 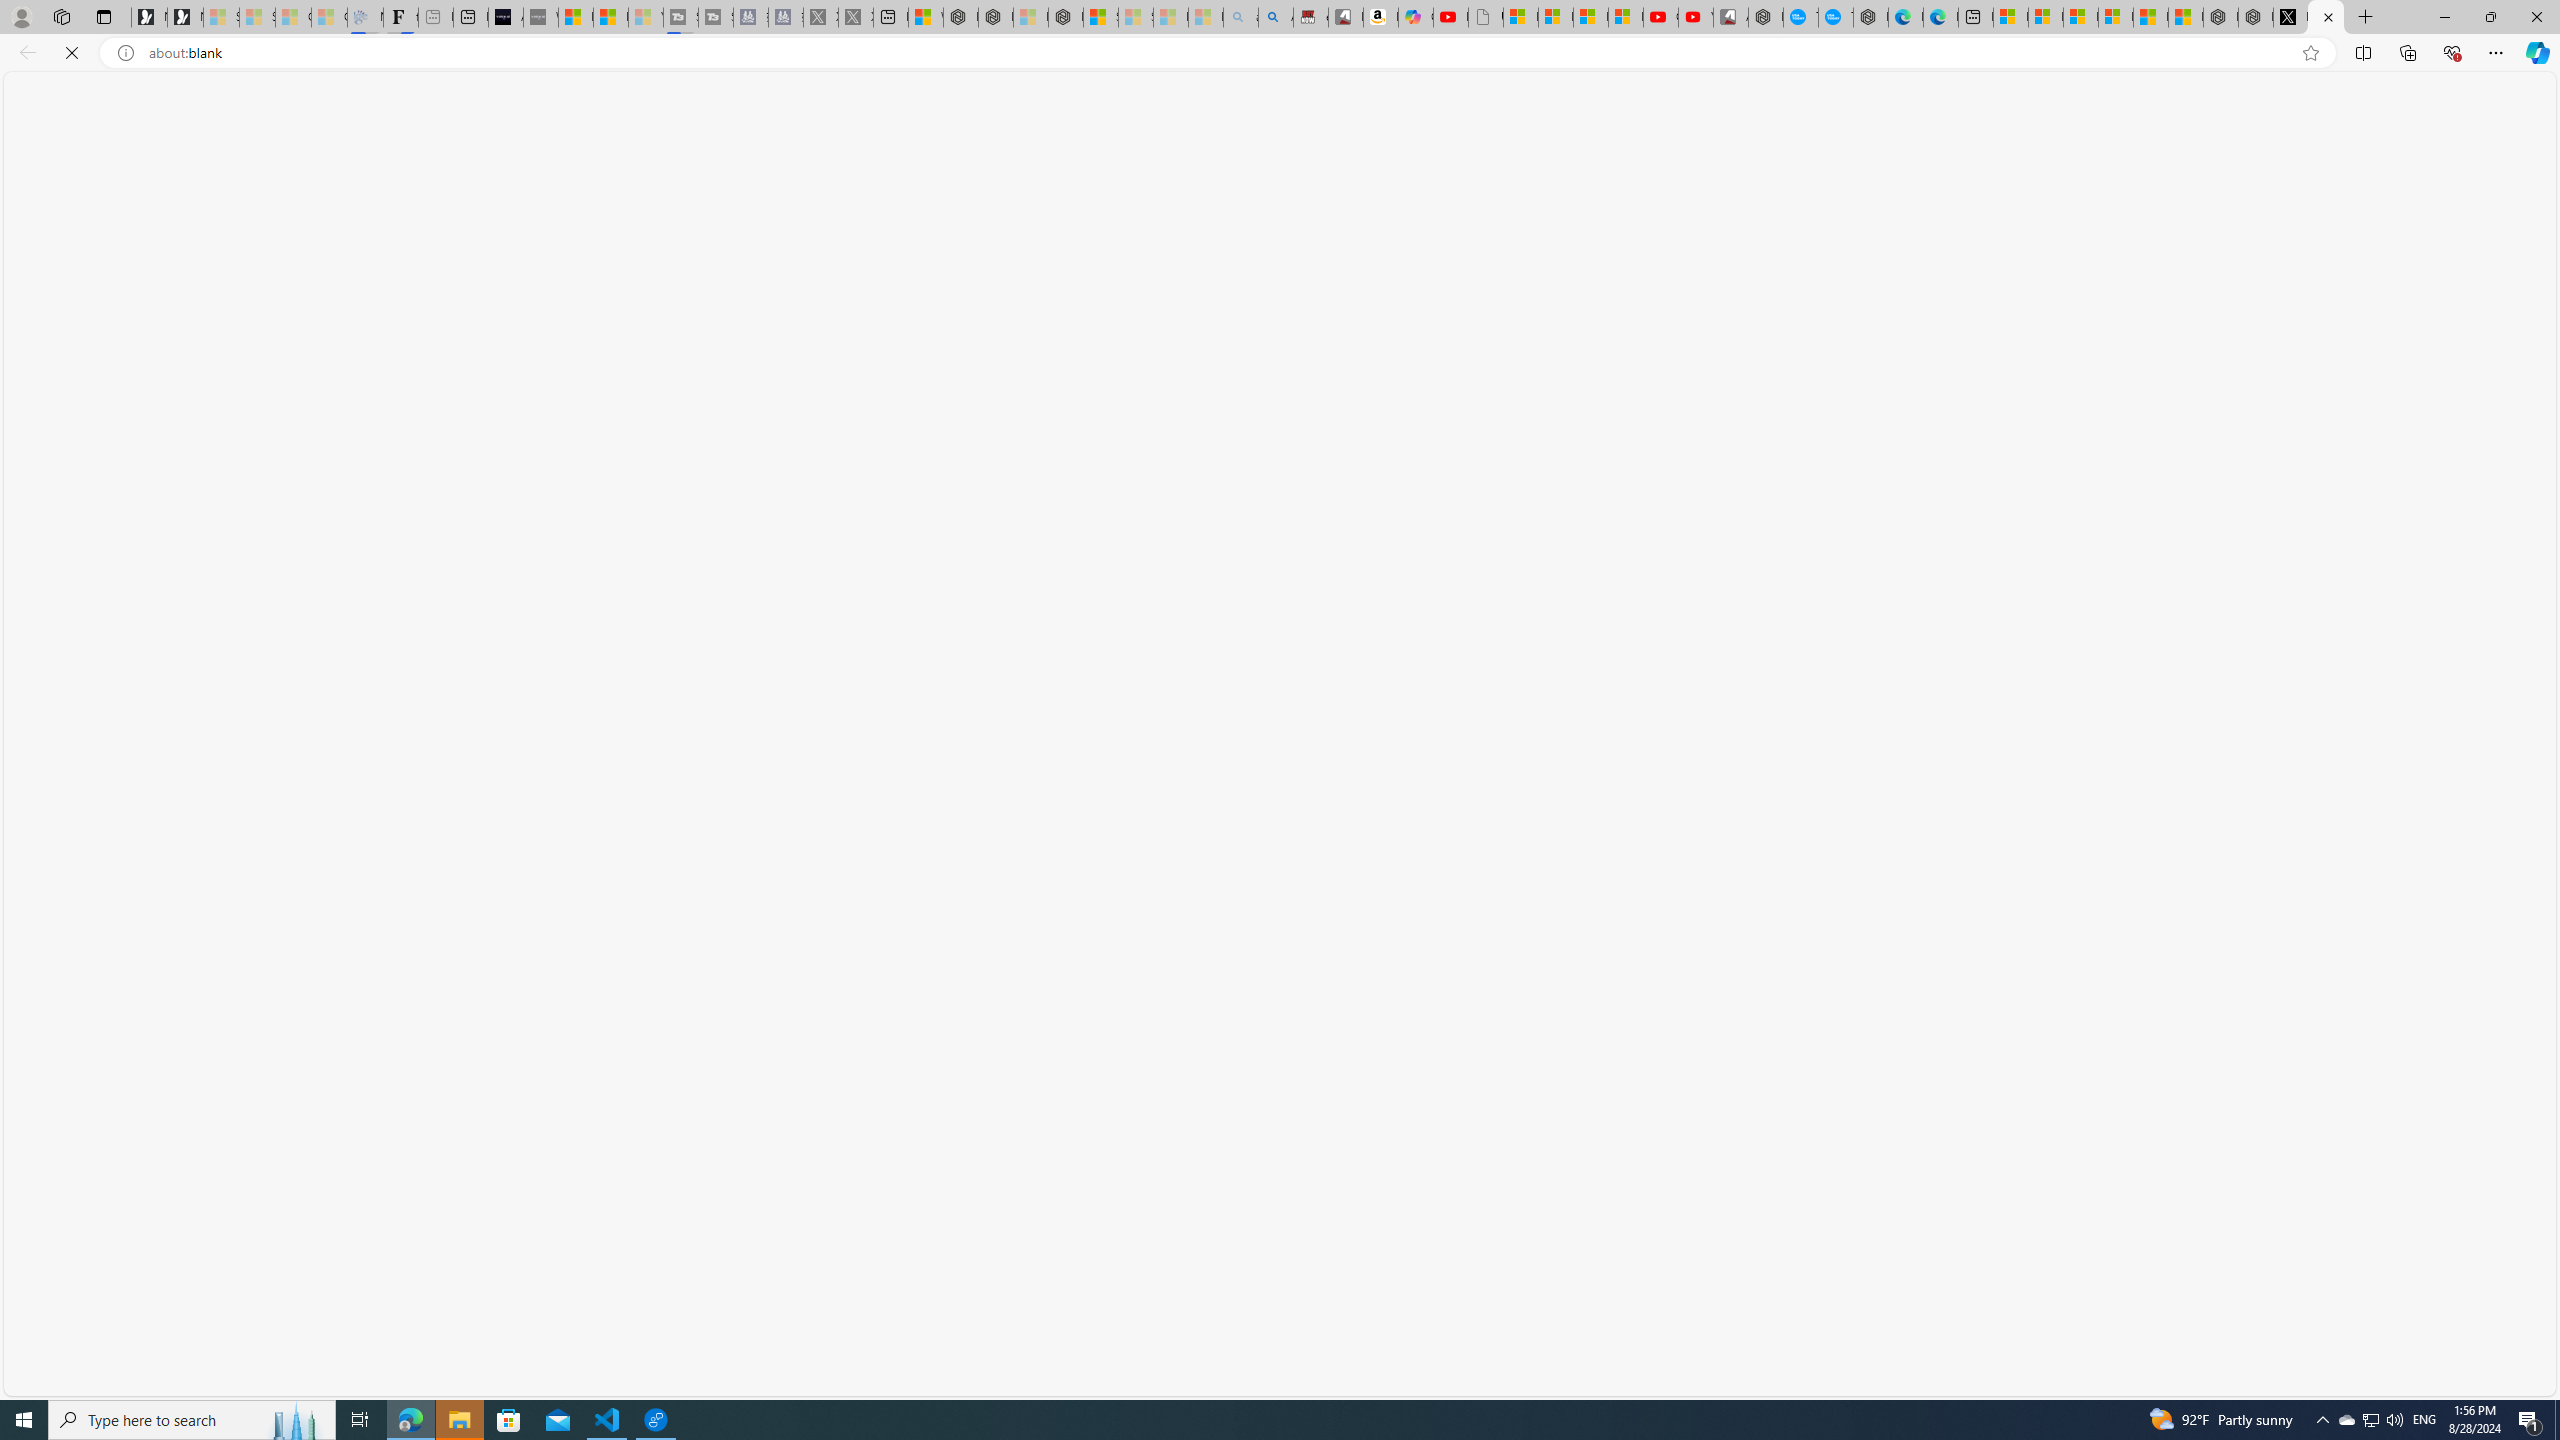 What do you see at coordinates (1660, 16) in the screenshot?
I see `'Gloom - YouTube'` at bounding box center [1660, 16].